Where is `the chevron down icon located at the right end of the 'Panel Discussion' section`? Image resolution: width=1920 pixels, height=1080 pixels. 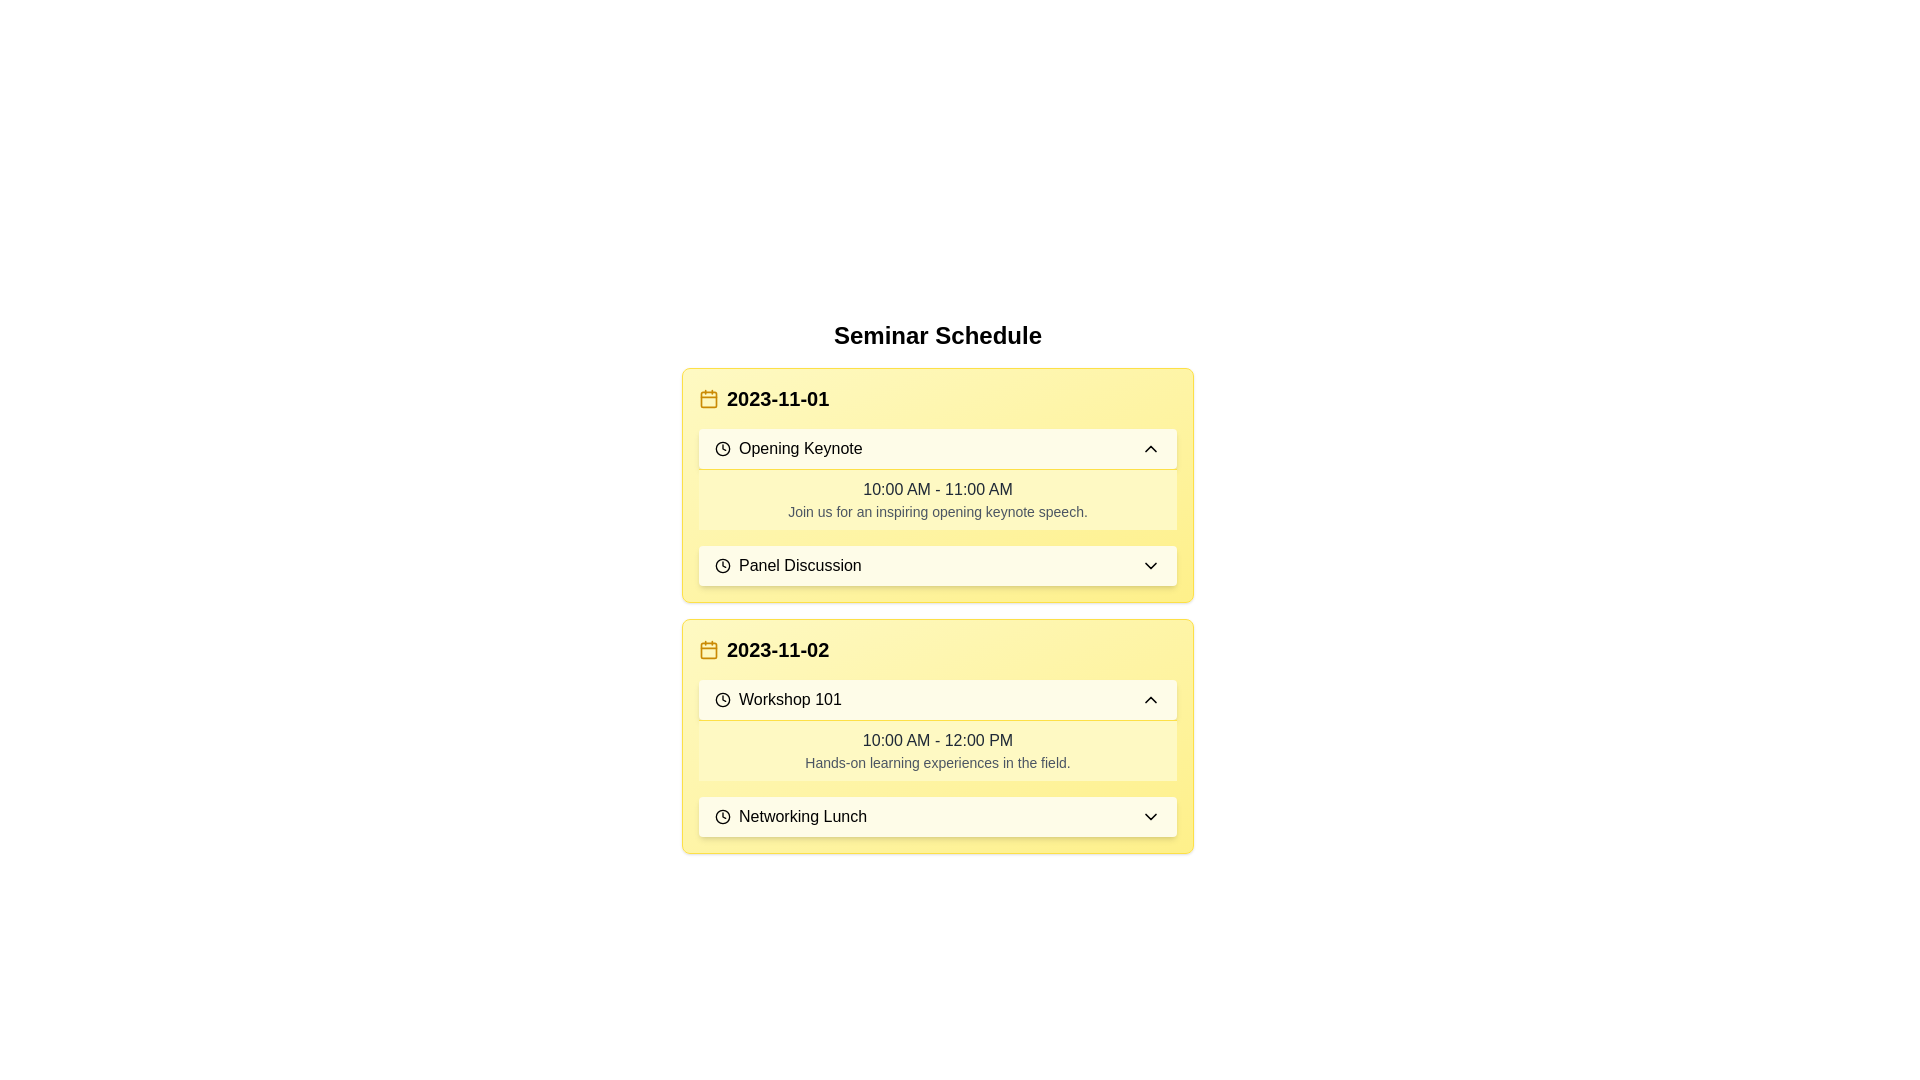 the chevron down icon located at the right end of the 'Panel Discussion' section is located at coordinates (1151, 566).